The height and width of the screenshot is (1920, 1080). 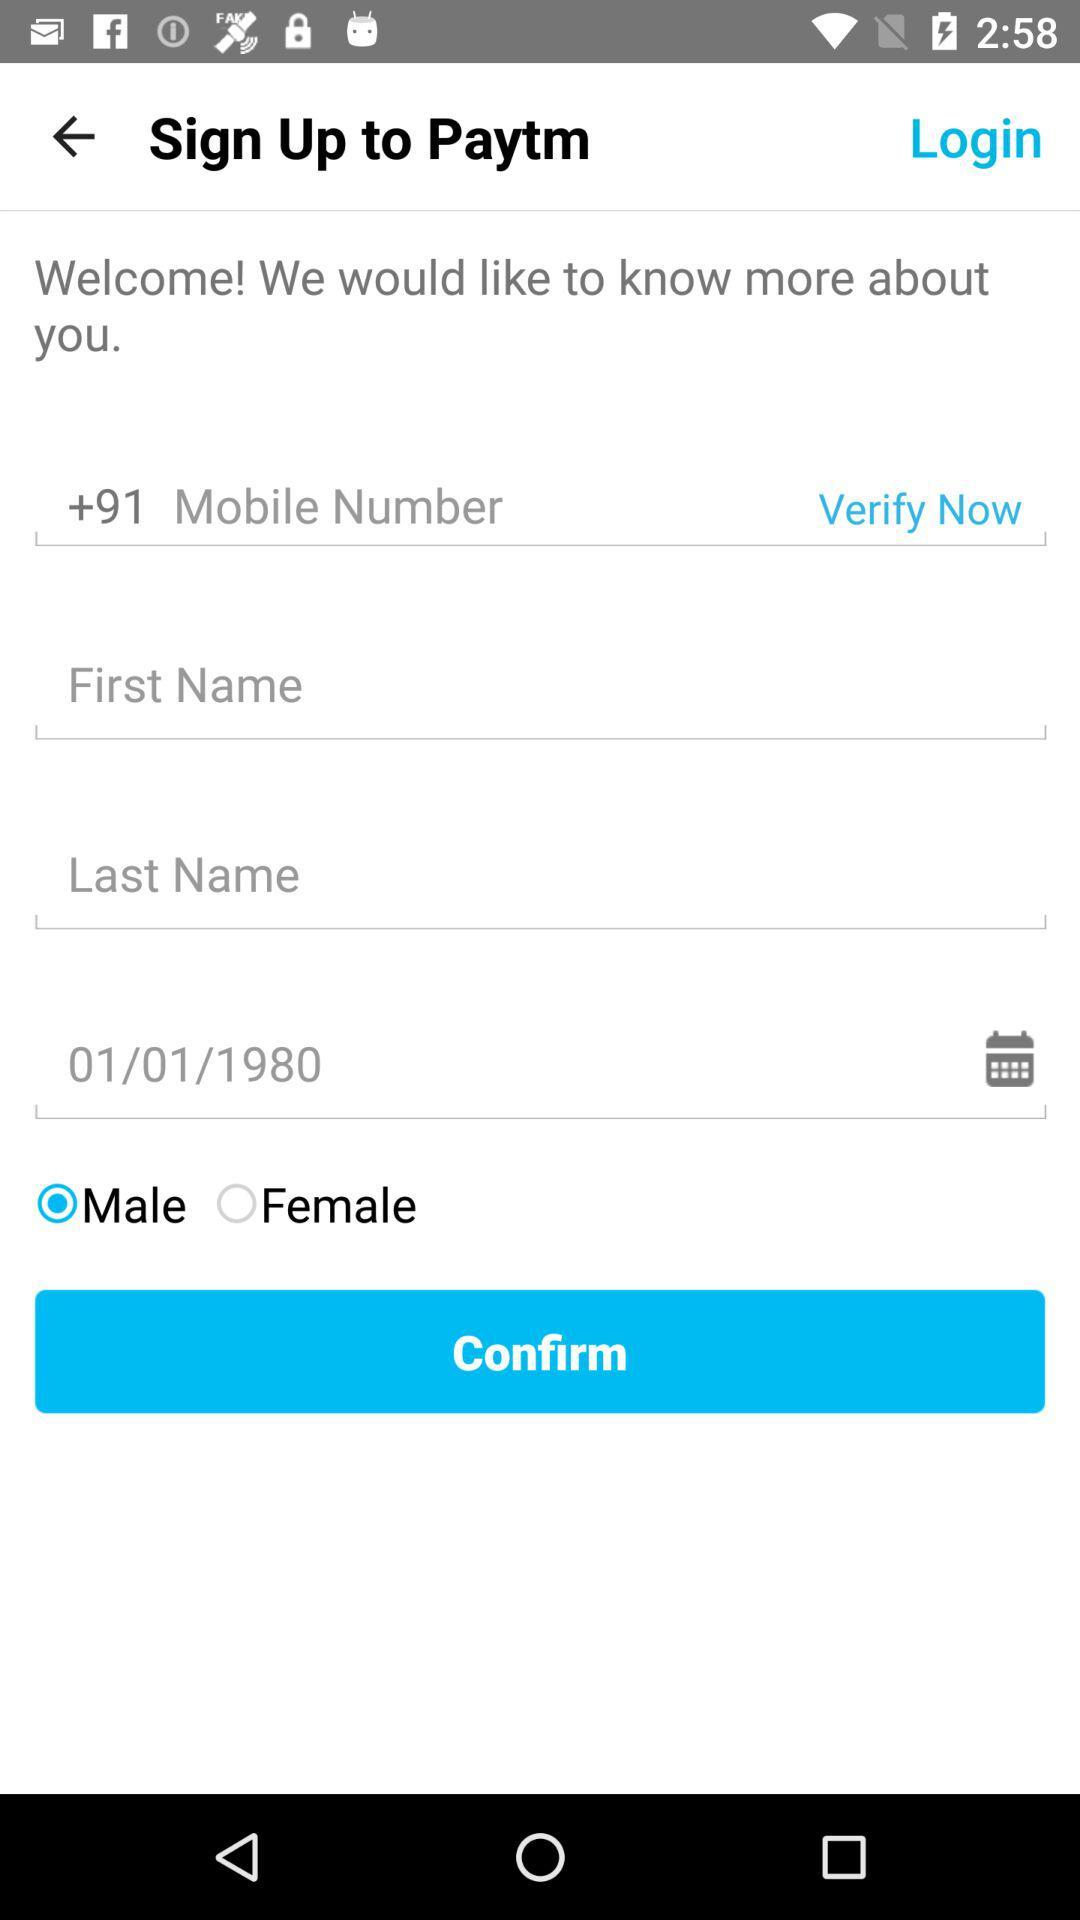 What do you see at coordinates (315, 1202) in the screenshot?
I see `female item` at bounding box center [315, 1202].